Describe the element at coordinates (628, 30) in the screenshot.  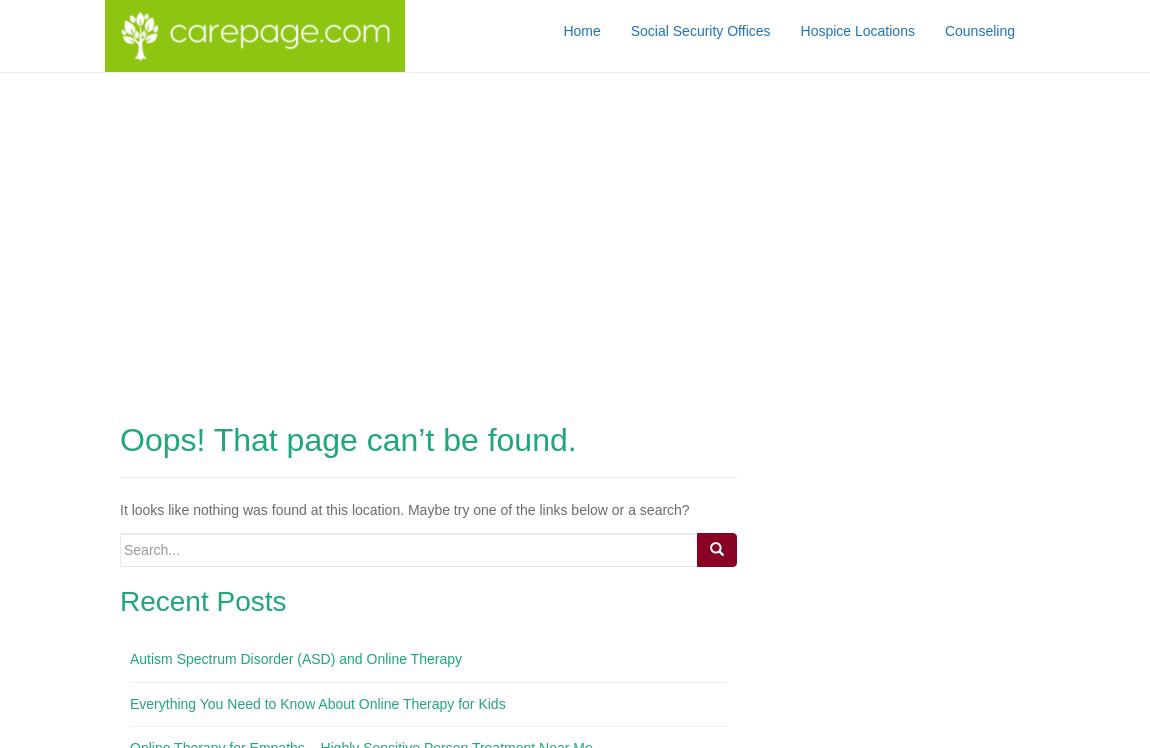
I see `'Social Security Offices'` at that location.